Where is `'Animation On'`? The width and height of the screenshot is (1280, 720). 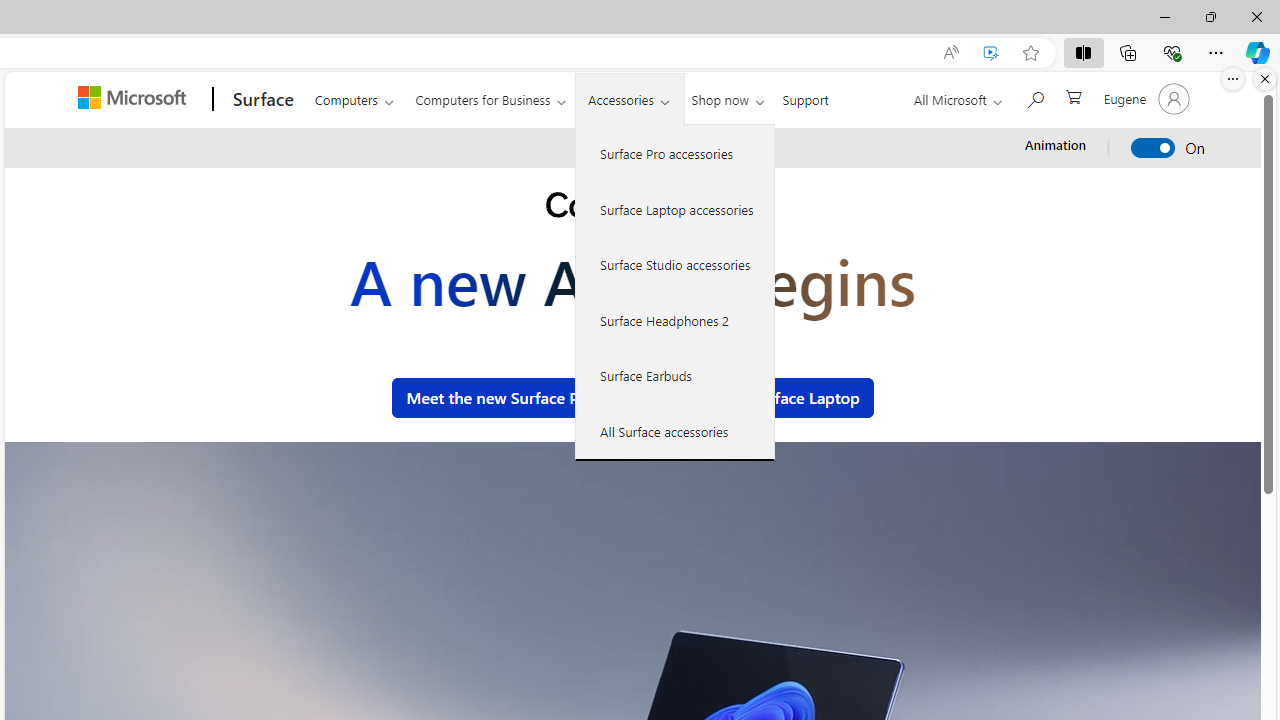 'Animation On' is located at coordinates (1153, 146).